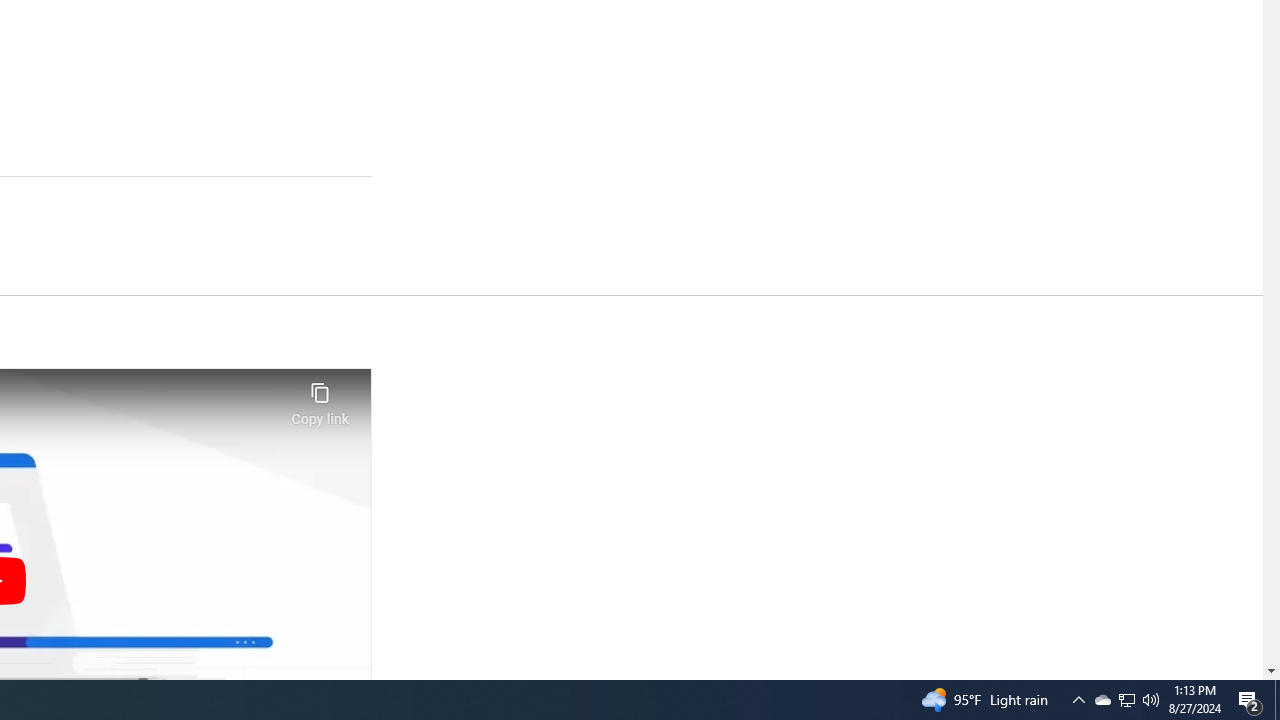  Describe the element at coordinates (320, 398) in the screenshot. I see `'Copy link'` at that location.